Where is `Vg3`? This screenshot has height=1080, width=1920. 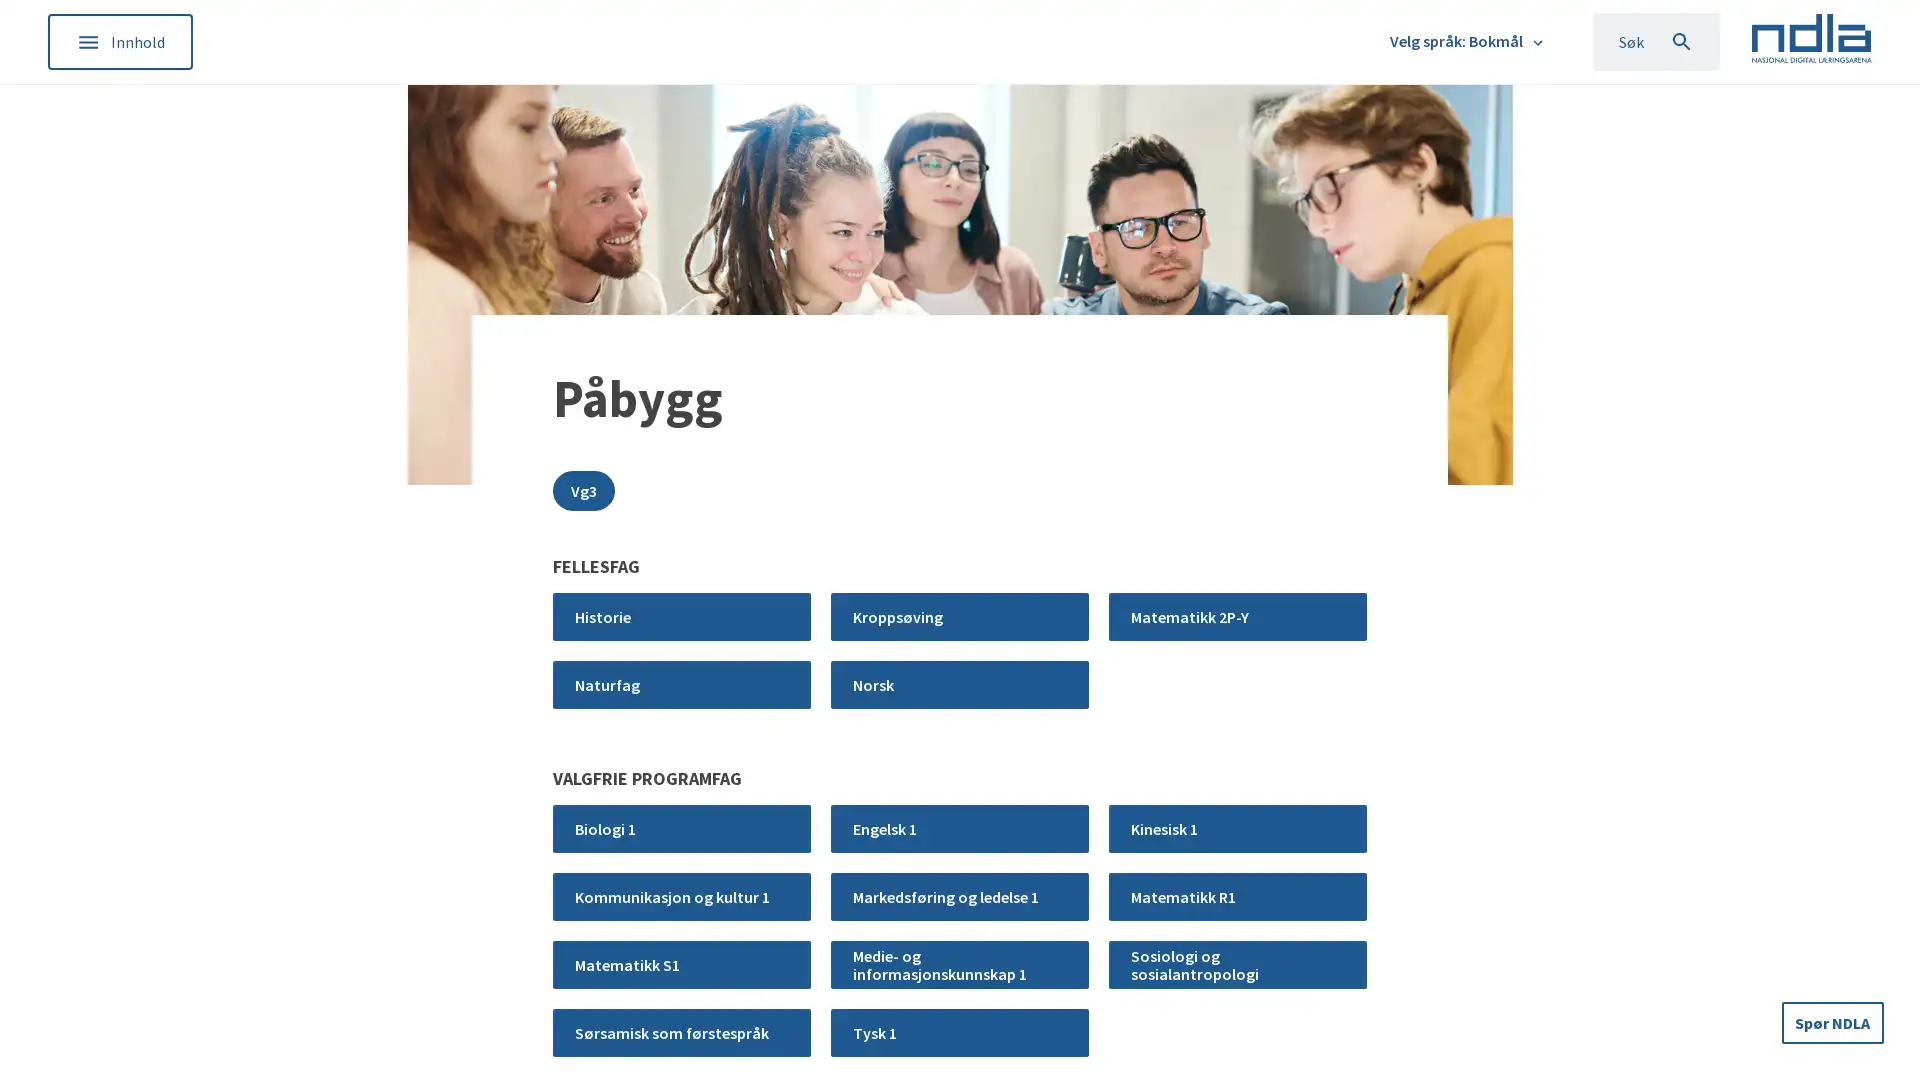
Vg3 is located at coordinates (583, 490).